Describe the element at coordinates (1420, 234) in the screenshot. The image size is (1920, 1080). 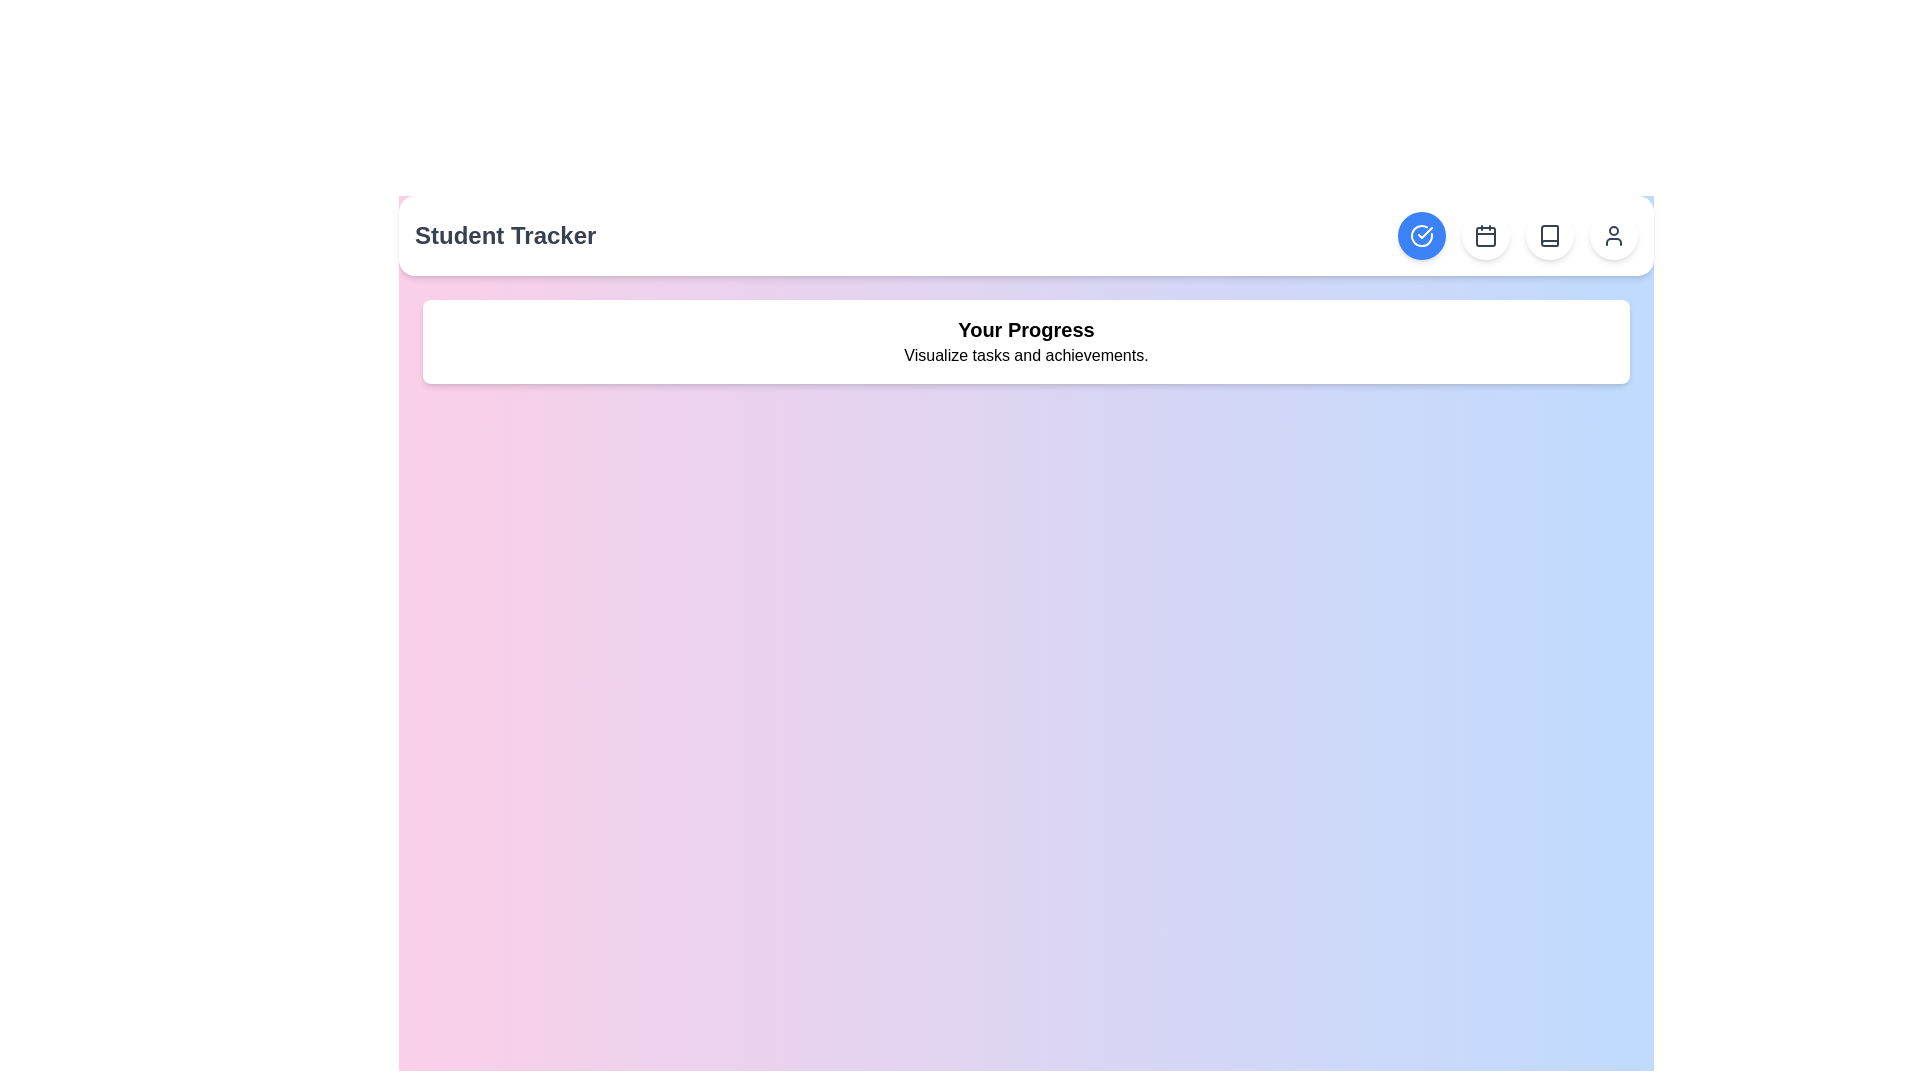
I see `the SVG icon located in the top-right corner of the interface, which serves as a visual indicator for tasks or progress` at that location.